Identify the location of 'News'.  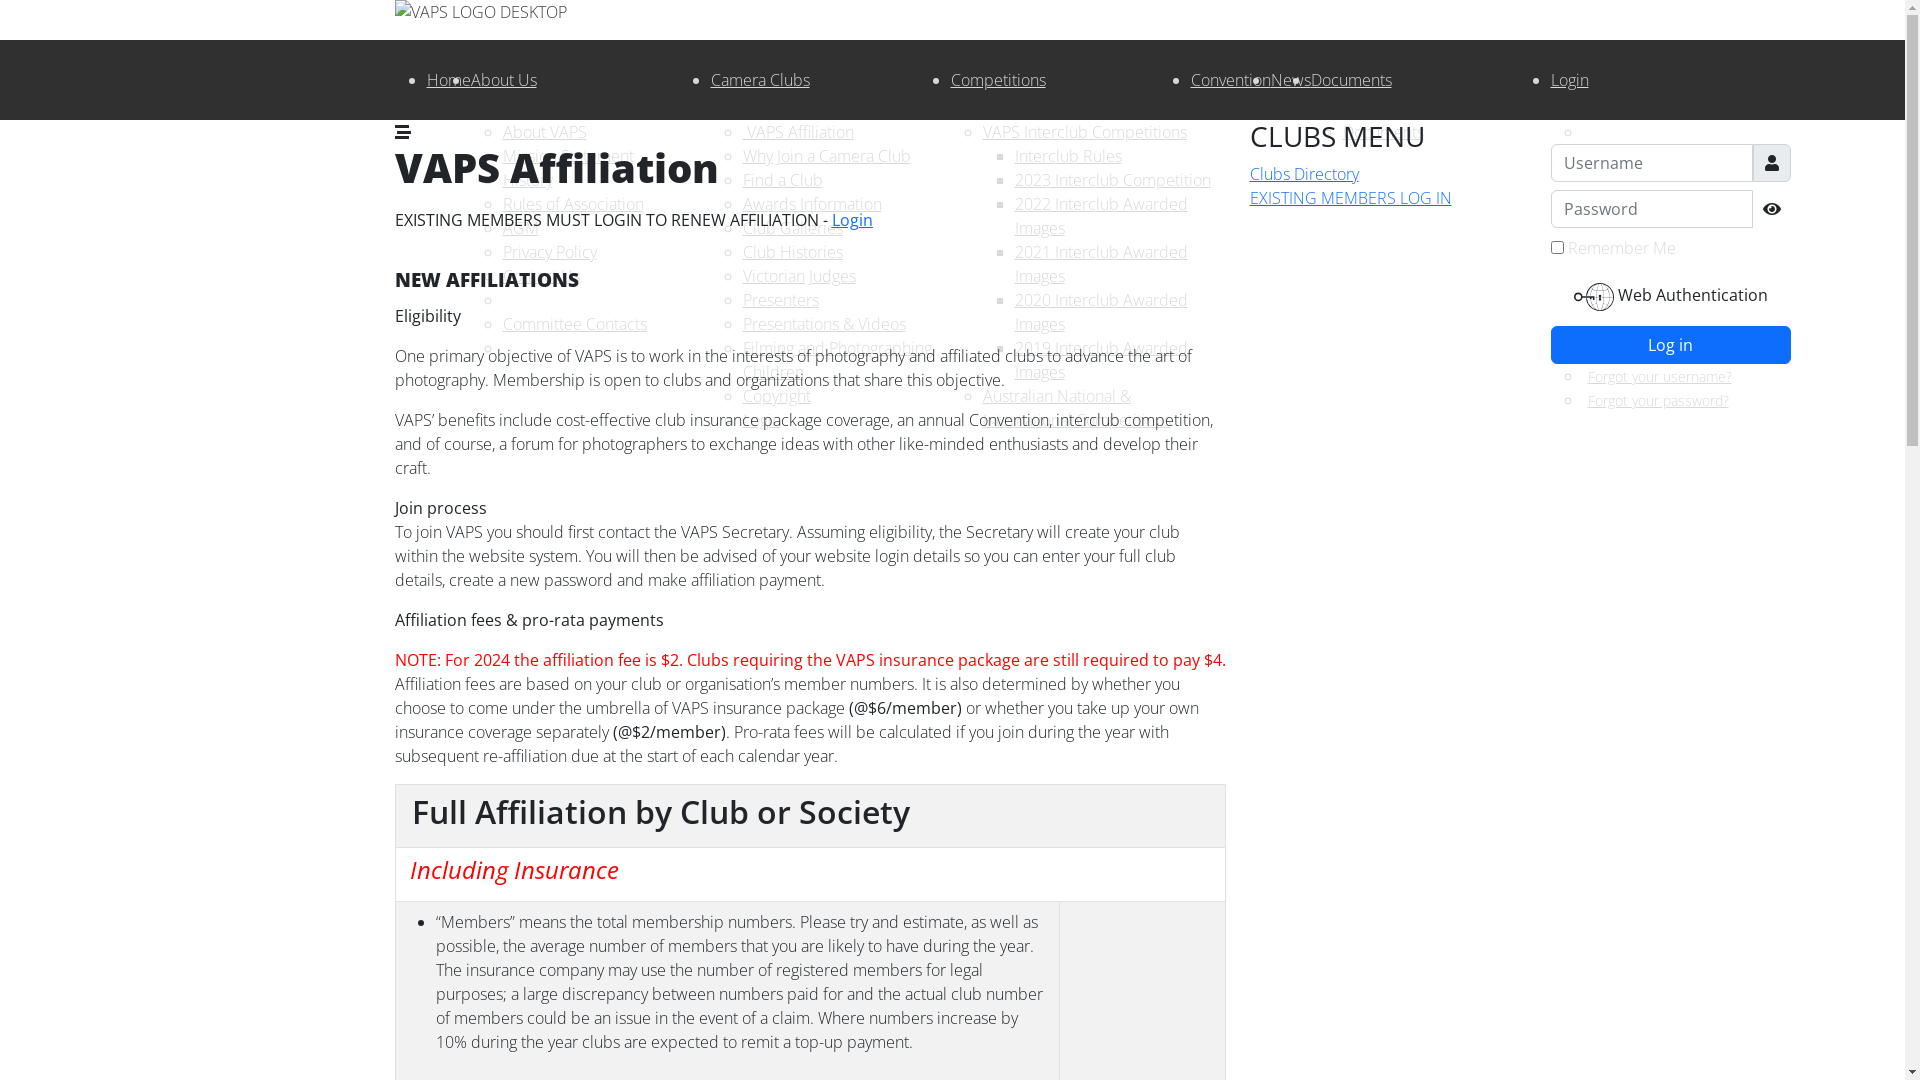
(1290, 79).